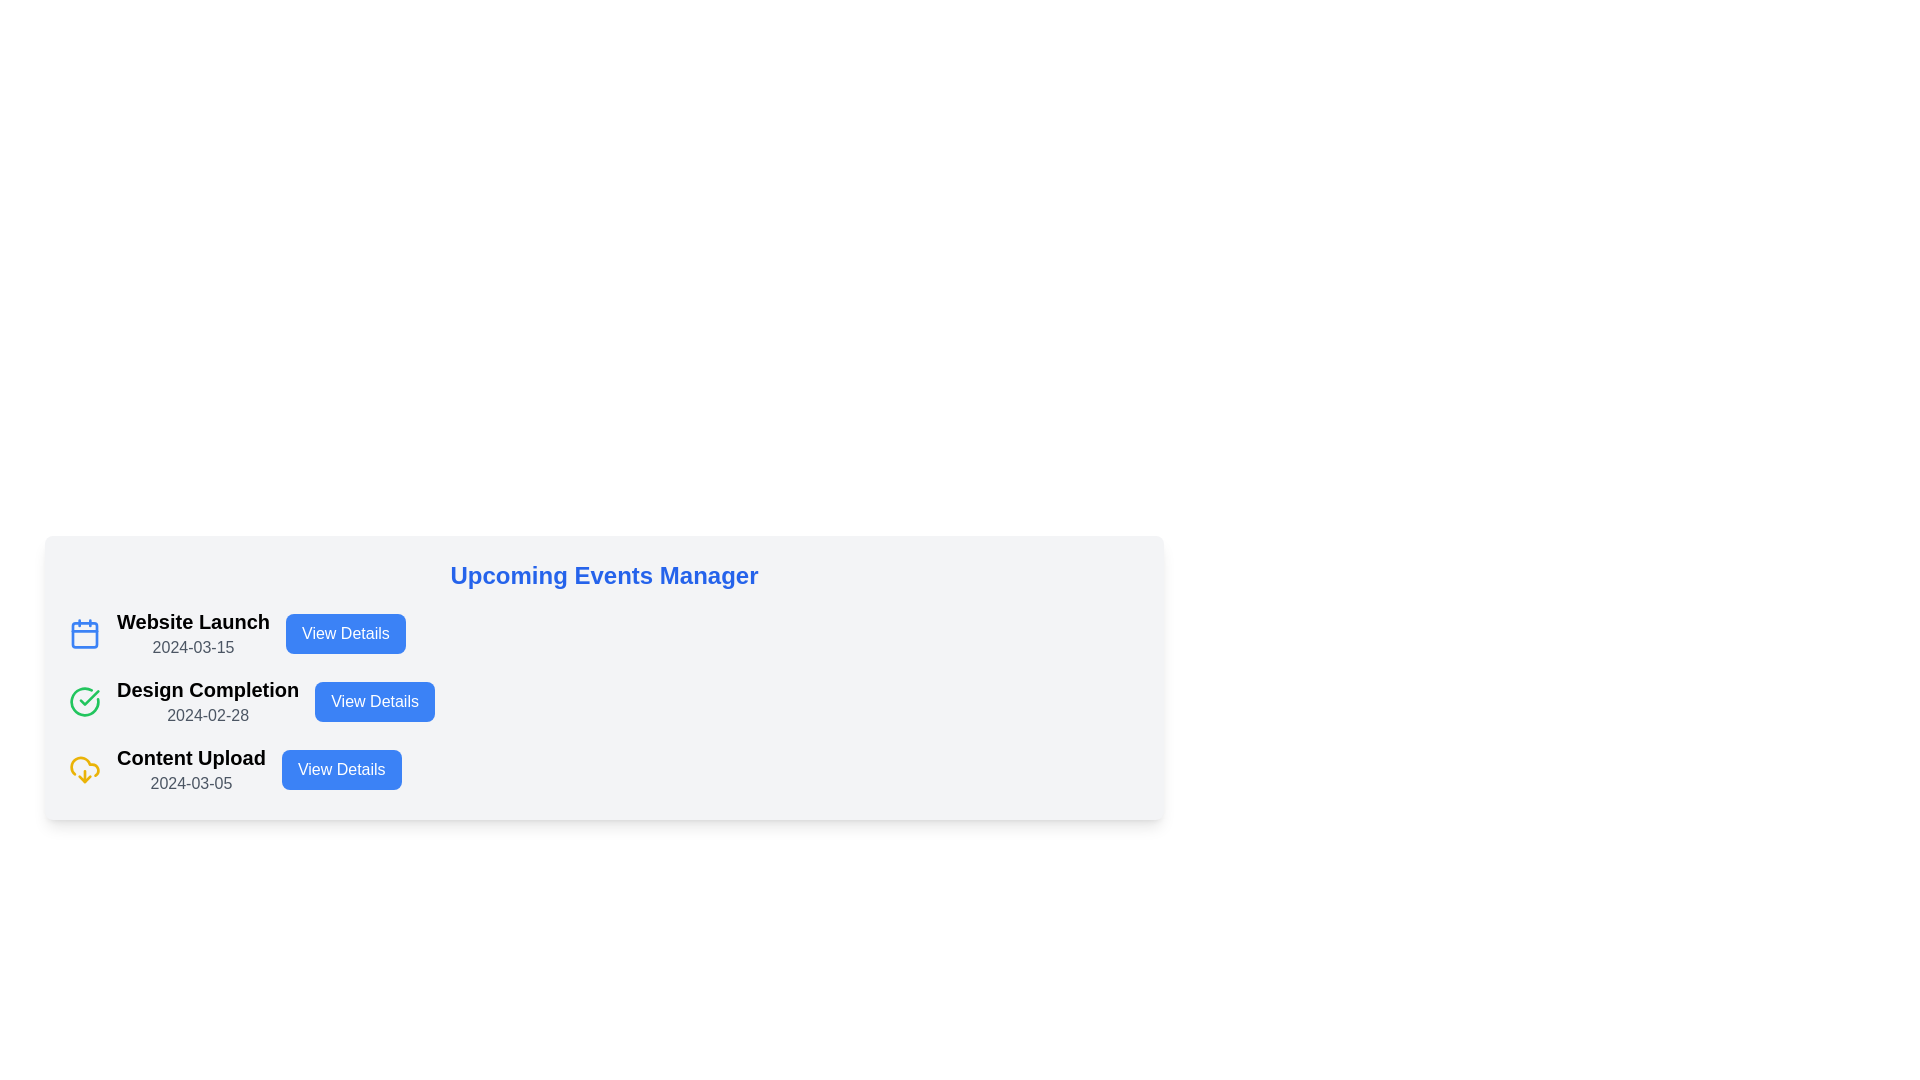  Describe the element at coordinates (84, 633) in the screenshot. I see `the blue calendar icon located at the leftmost side of the first row in the events list, preceding the text 'Website Launch' and the date '2024-03-15'` at that location.